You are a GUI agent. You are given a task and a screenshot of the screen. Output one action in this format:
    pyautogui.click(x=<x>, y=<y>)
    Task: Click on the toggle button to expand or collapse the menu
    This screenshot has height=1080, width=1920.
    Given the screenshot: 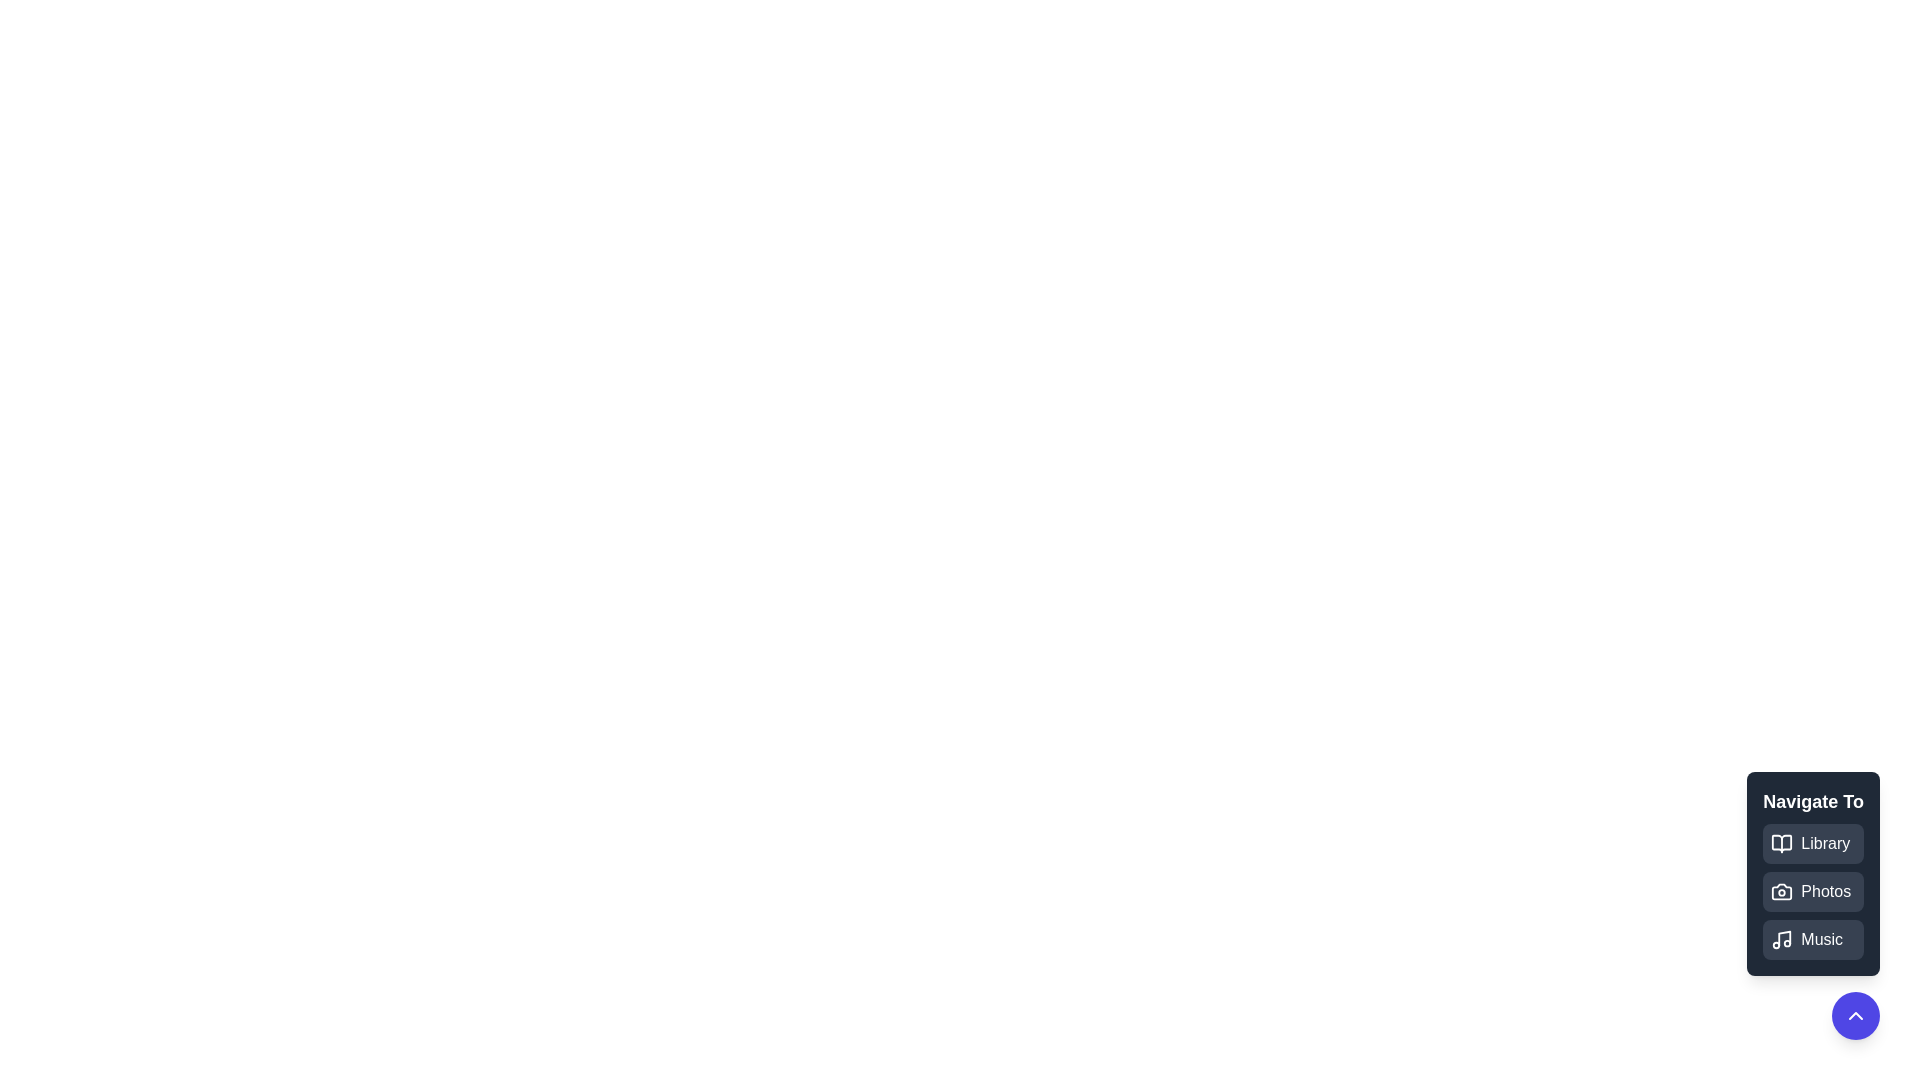 What is the action you would take?
    pyautogui.click(x=1855, y=1015)
    